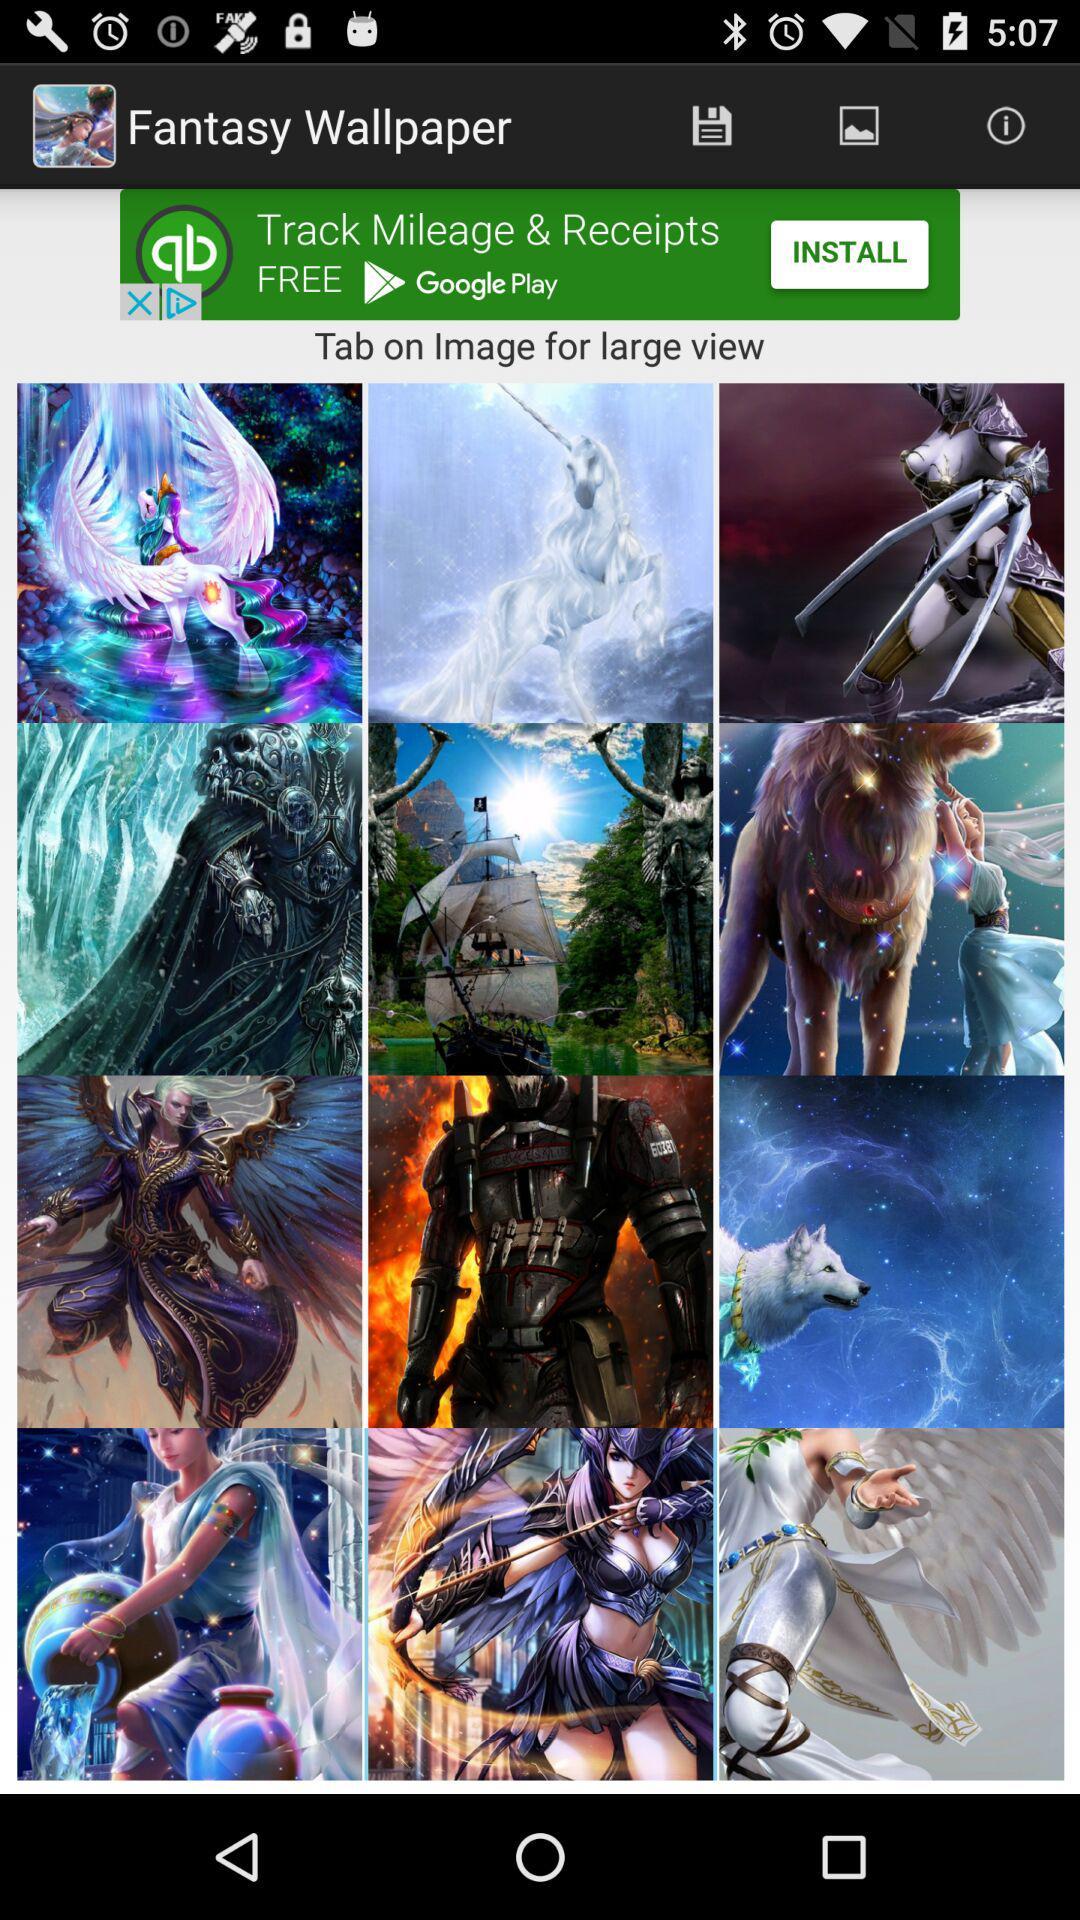 This screenshot has width=1080, height=1920. Describe the element at coordinates (1006, 124) in the screenshot. I see `the info icon on top right` at that location.